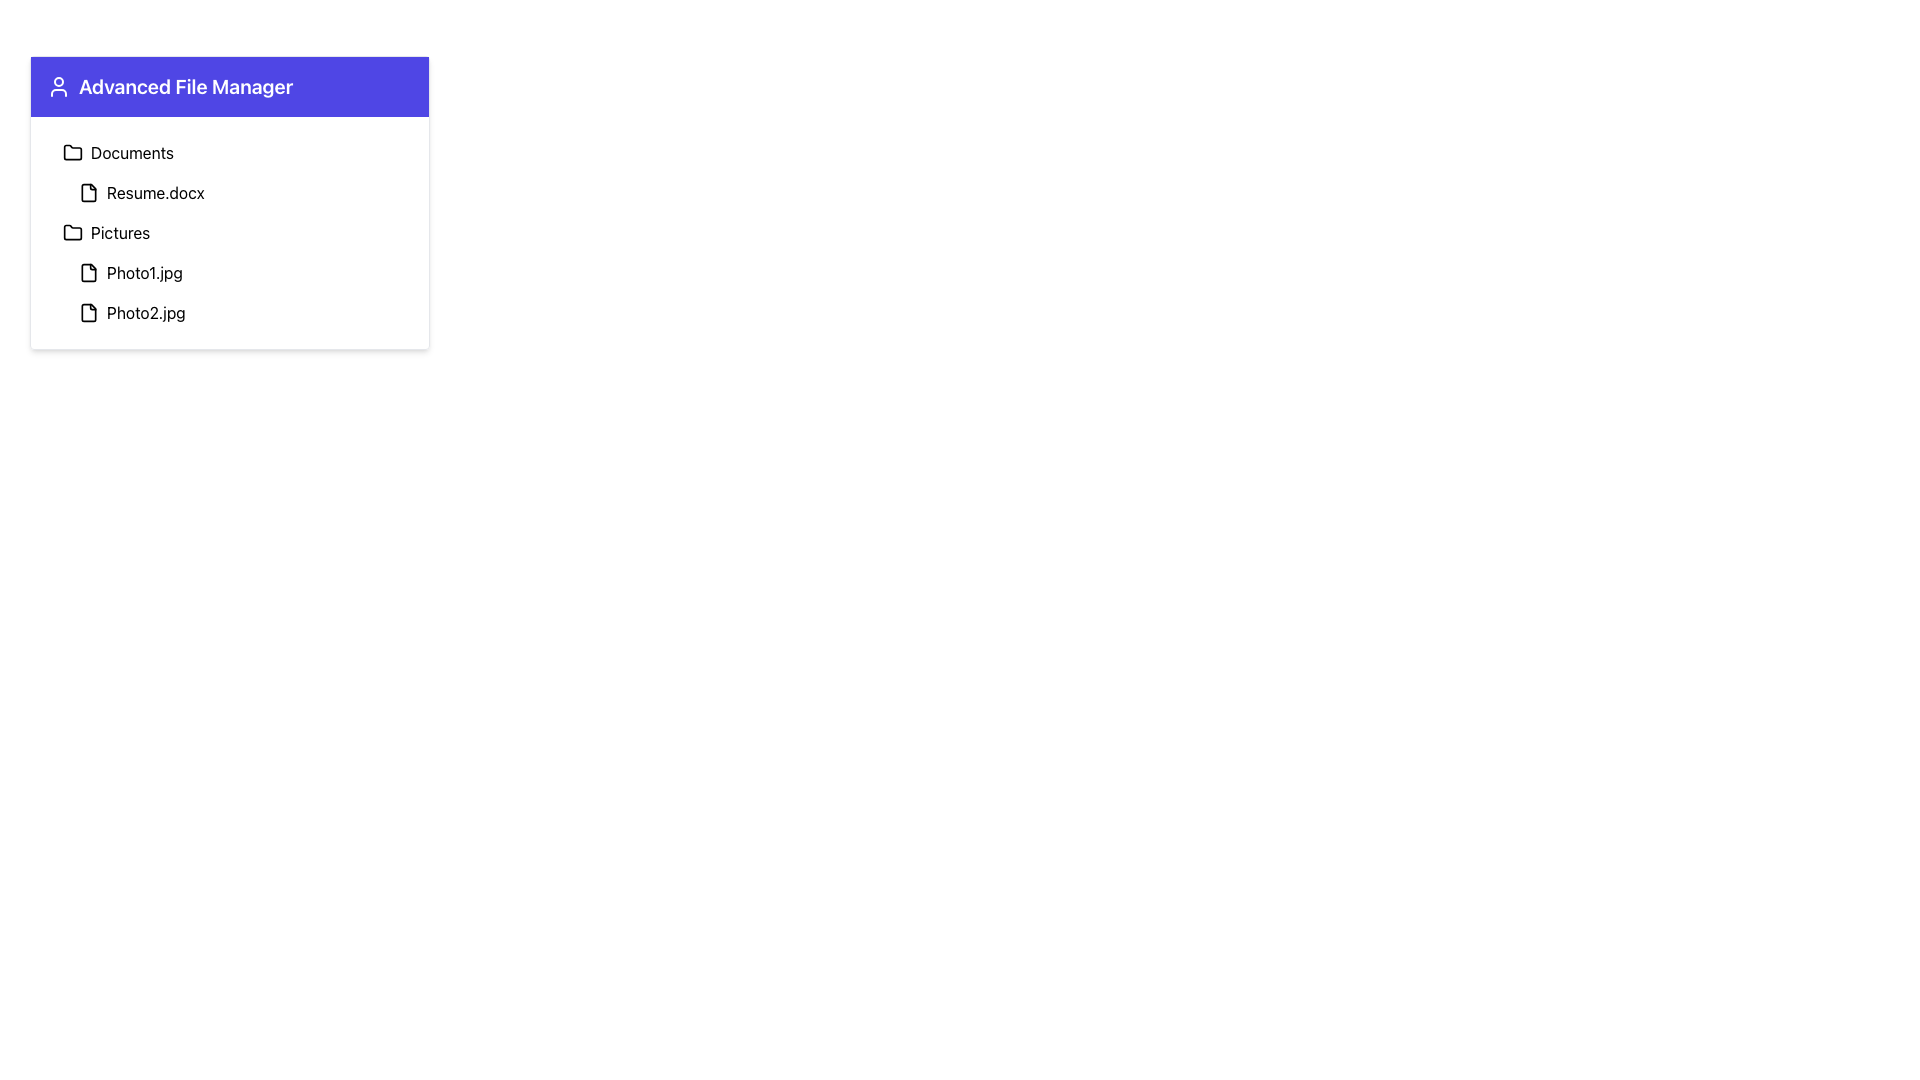 Image resolution: width=1920 pixels, height=1080 pixels. What do you see at coordinates (238, 273) in the screenshot?
I see `the file list item named 'Photo1.jpg', which is the second item under the 'Pictures' section` at bounding box center [238, 273].